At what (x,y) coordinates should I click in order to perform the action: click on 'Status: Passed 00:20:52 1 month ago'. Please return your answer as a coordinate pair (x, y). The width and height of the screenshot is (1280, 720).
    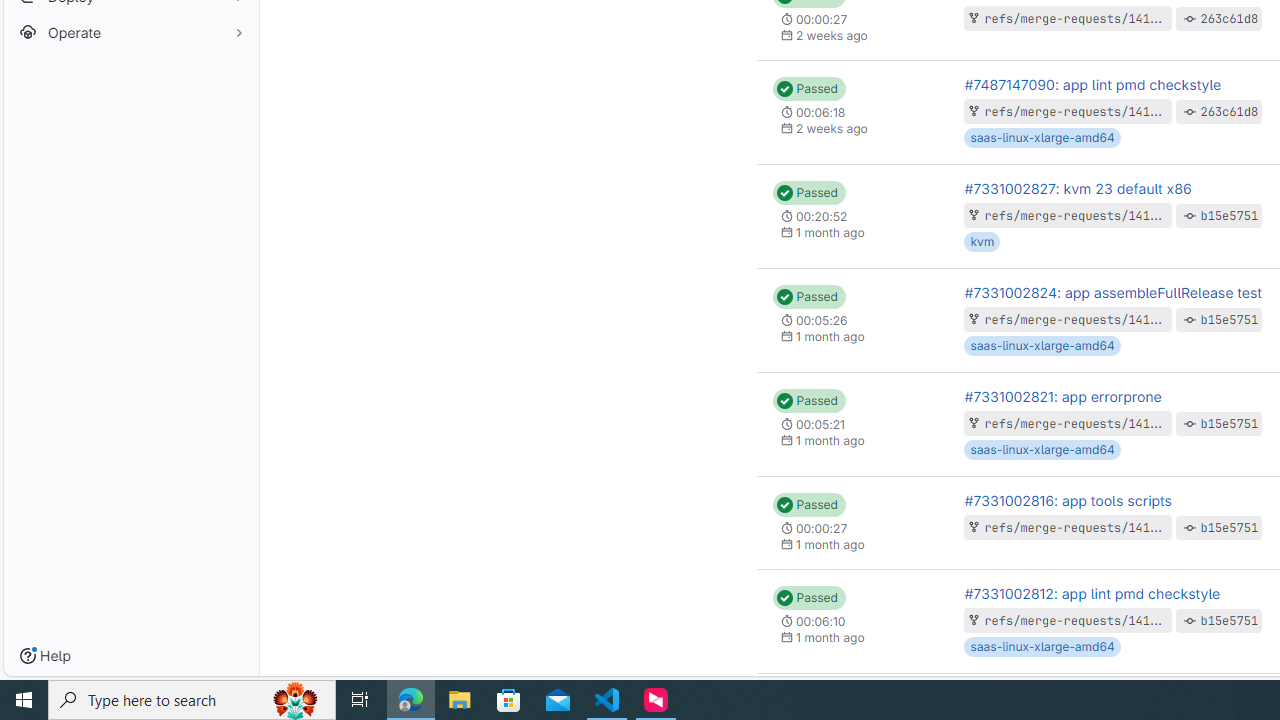
    Looking at the image, I should click on (852, 216).